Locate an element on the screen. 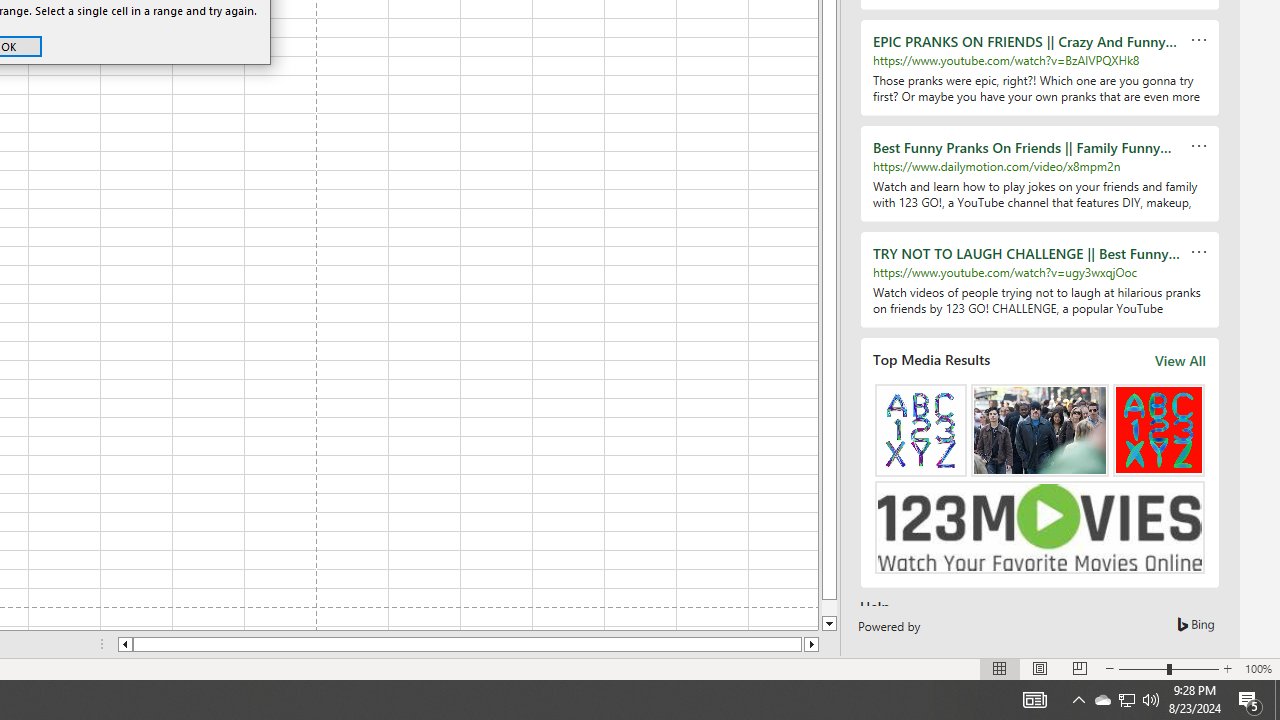 The image size is (1280, 720). 'User Promoted Notification Area' is located at coordinates (1127, 698).